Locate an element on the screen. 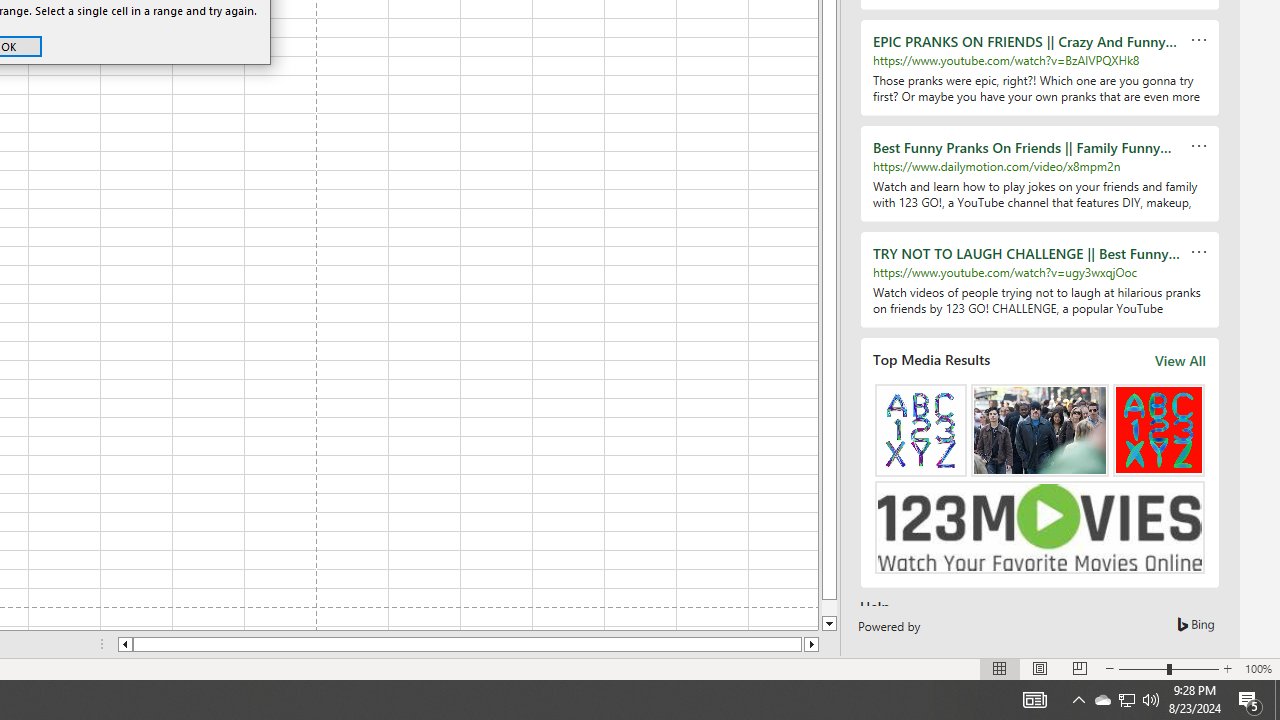 The image size is (1280, 720). 'User Promoted Notification Area' is located at coordinates (1127, 698).